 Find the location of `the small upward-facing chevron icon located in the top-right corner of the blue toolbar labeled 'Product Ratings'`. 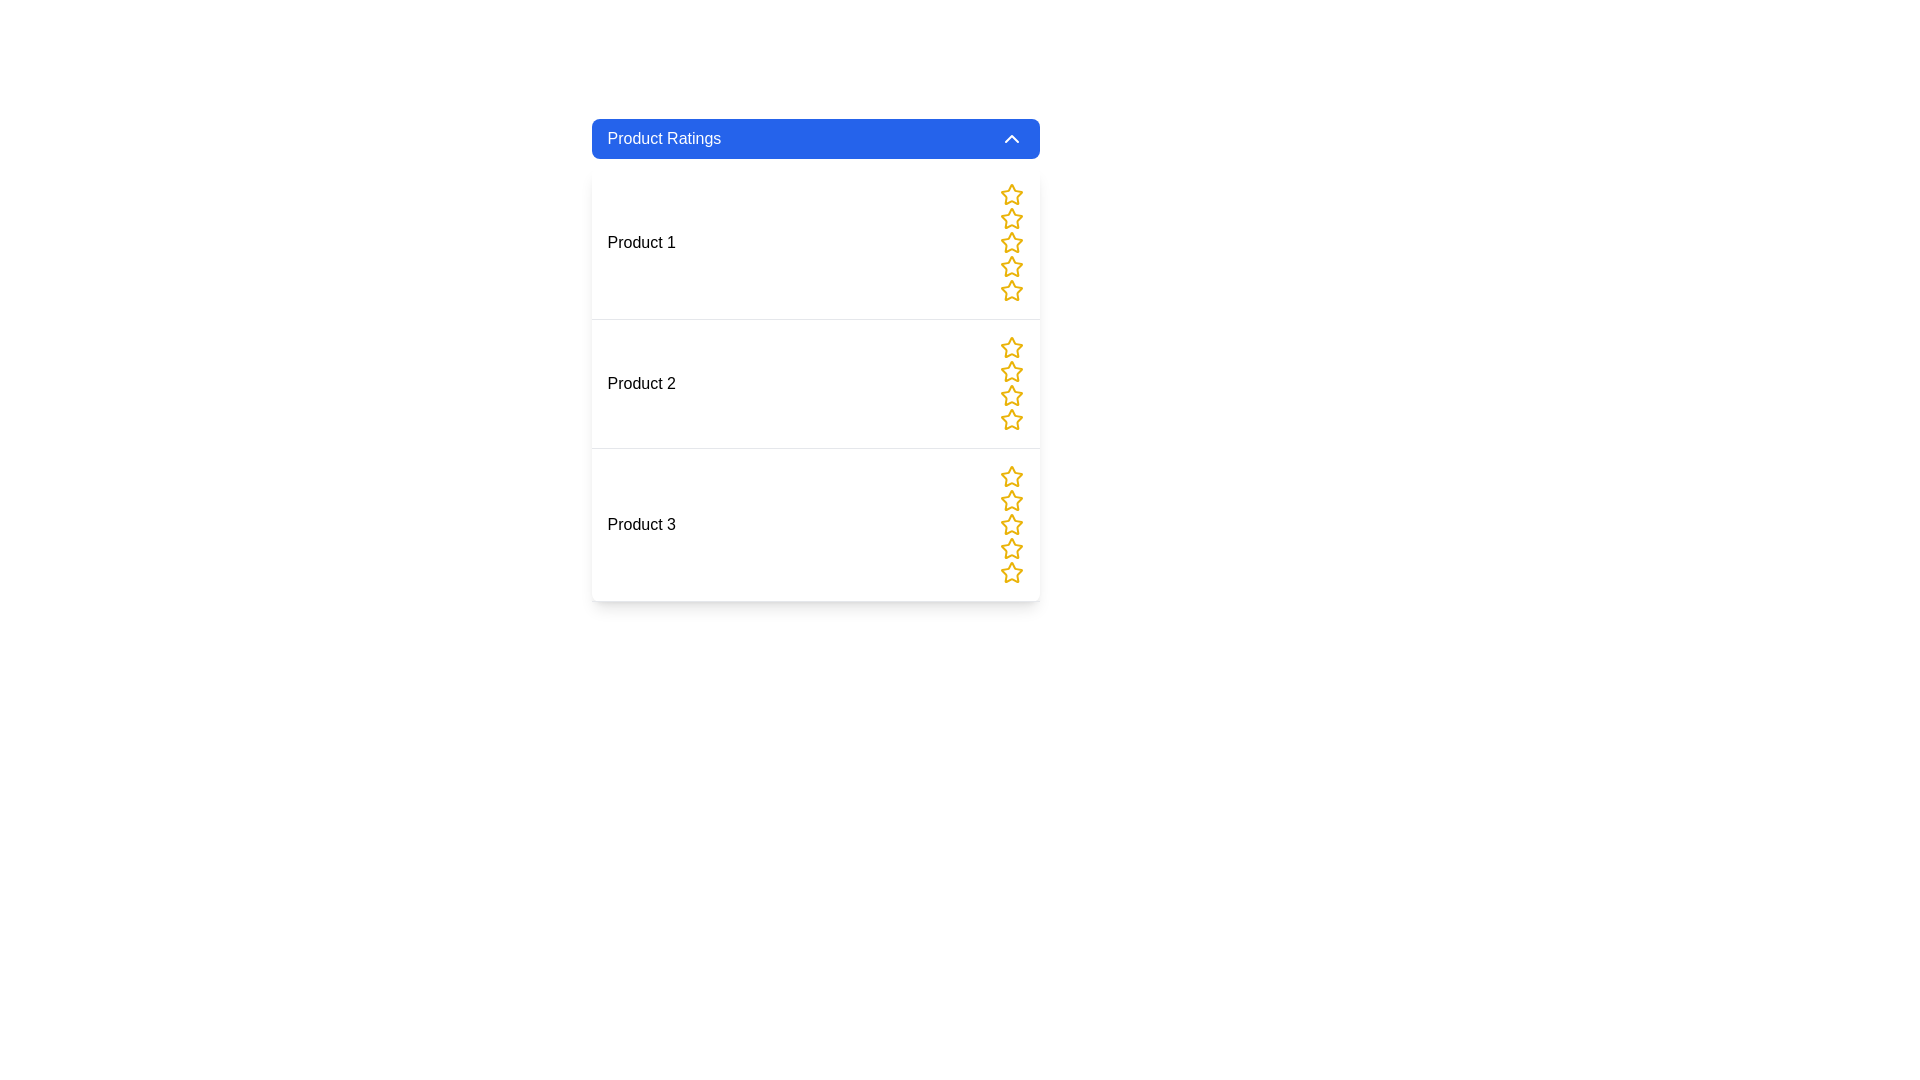

the small upward-facing chevron icon located in the top-right corner of the blue toolbar labeled 'Product Ratings' is located at coordinates (1011, 137).